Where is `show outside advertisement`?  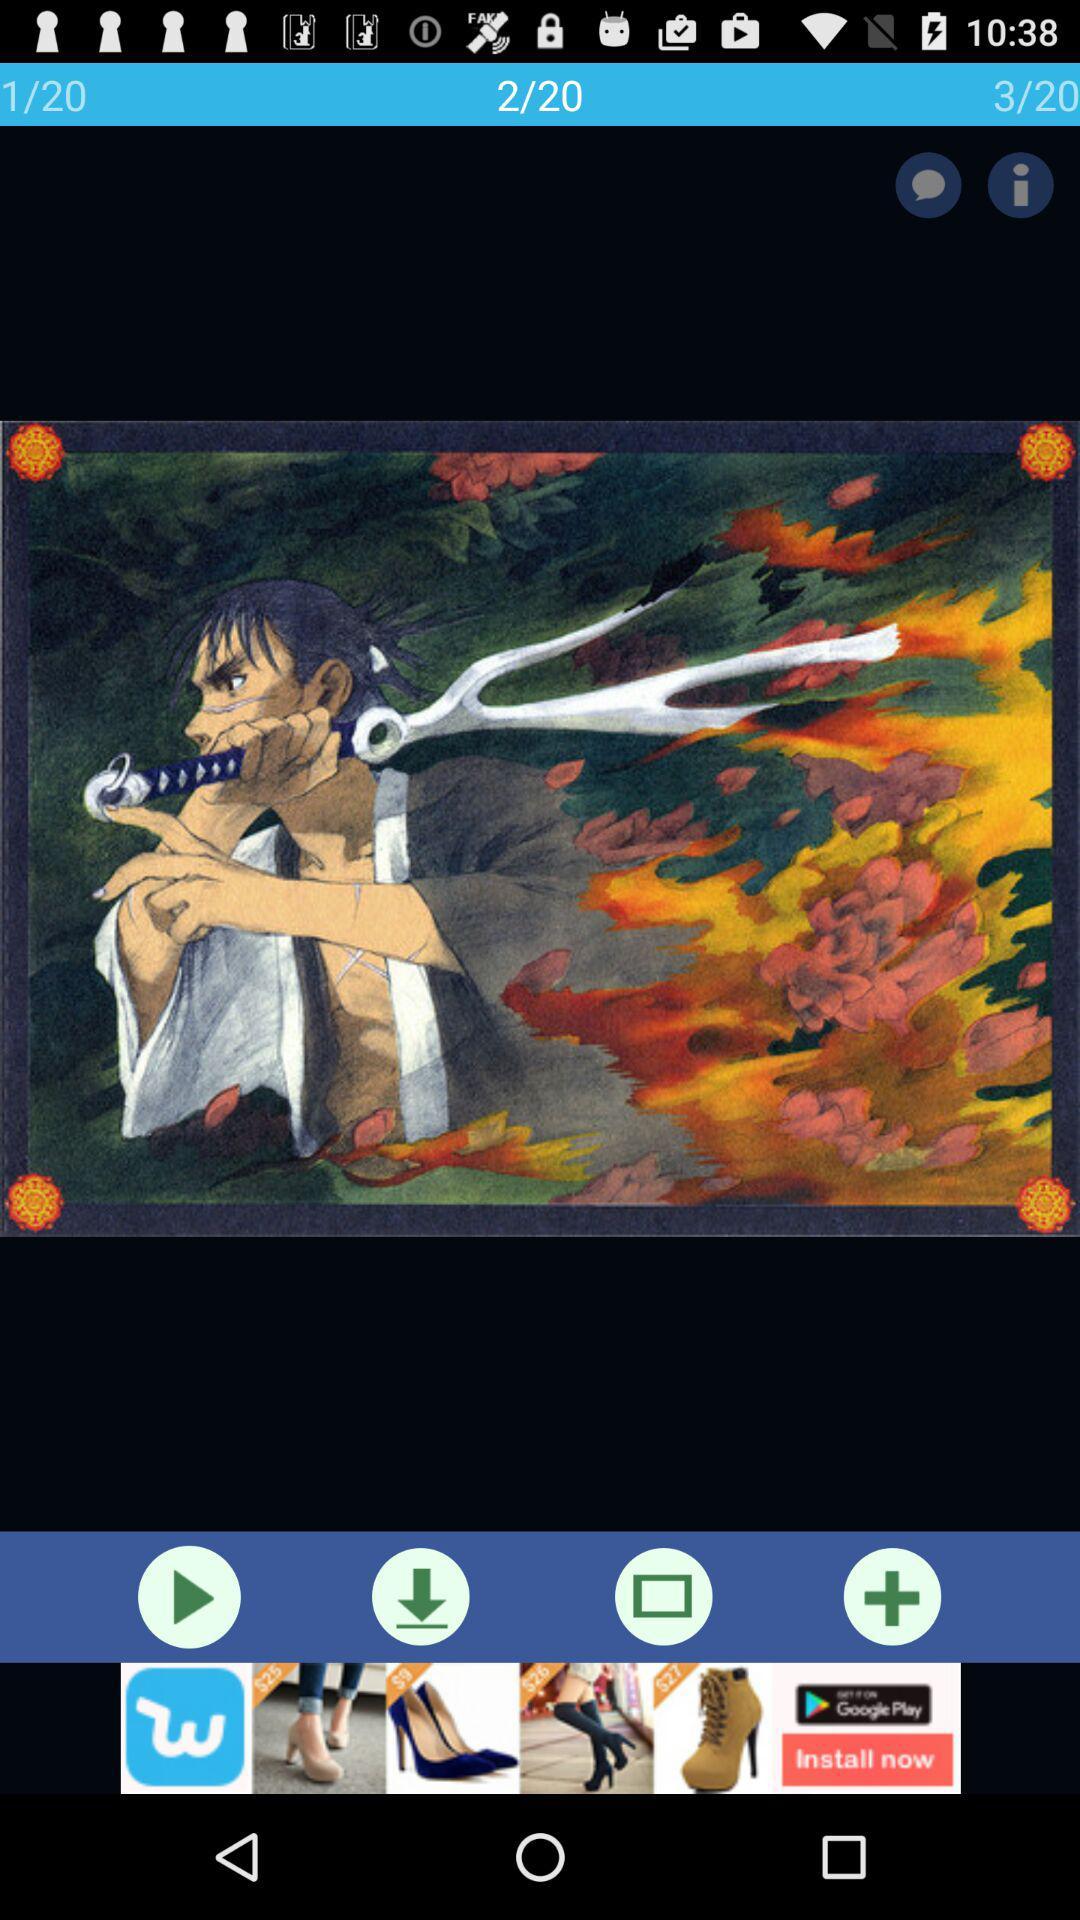
show outside advertisement is located at coordinates (540, 1727).